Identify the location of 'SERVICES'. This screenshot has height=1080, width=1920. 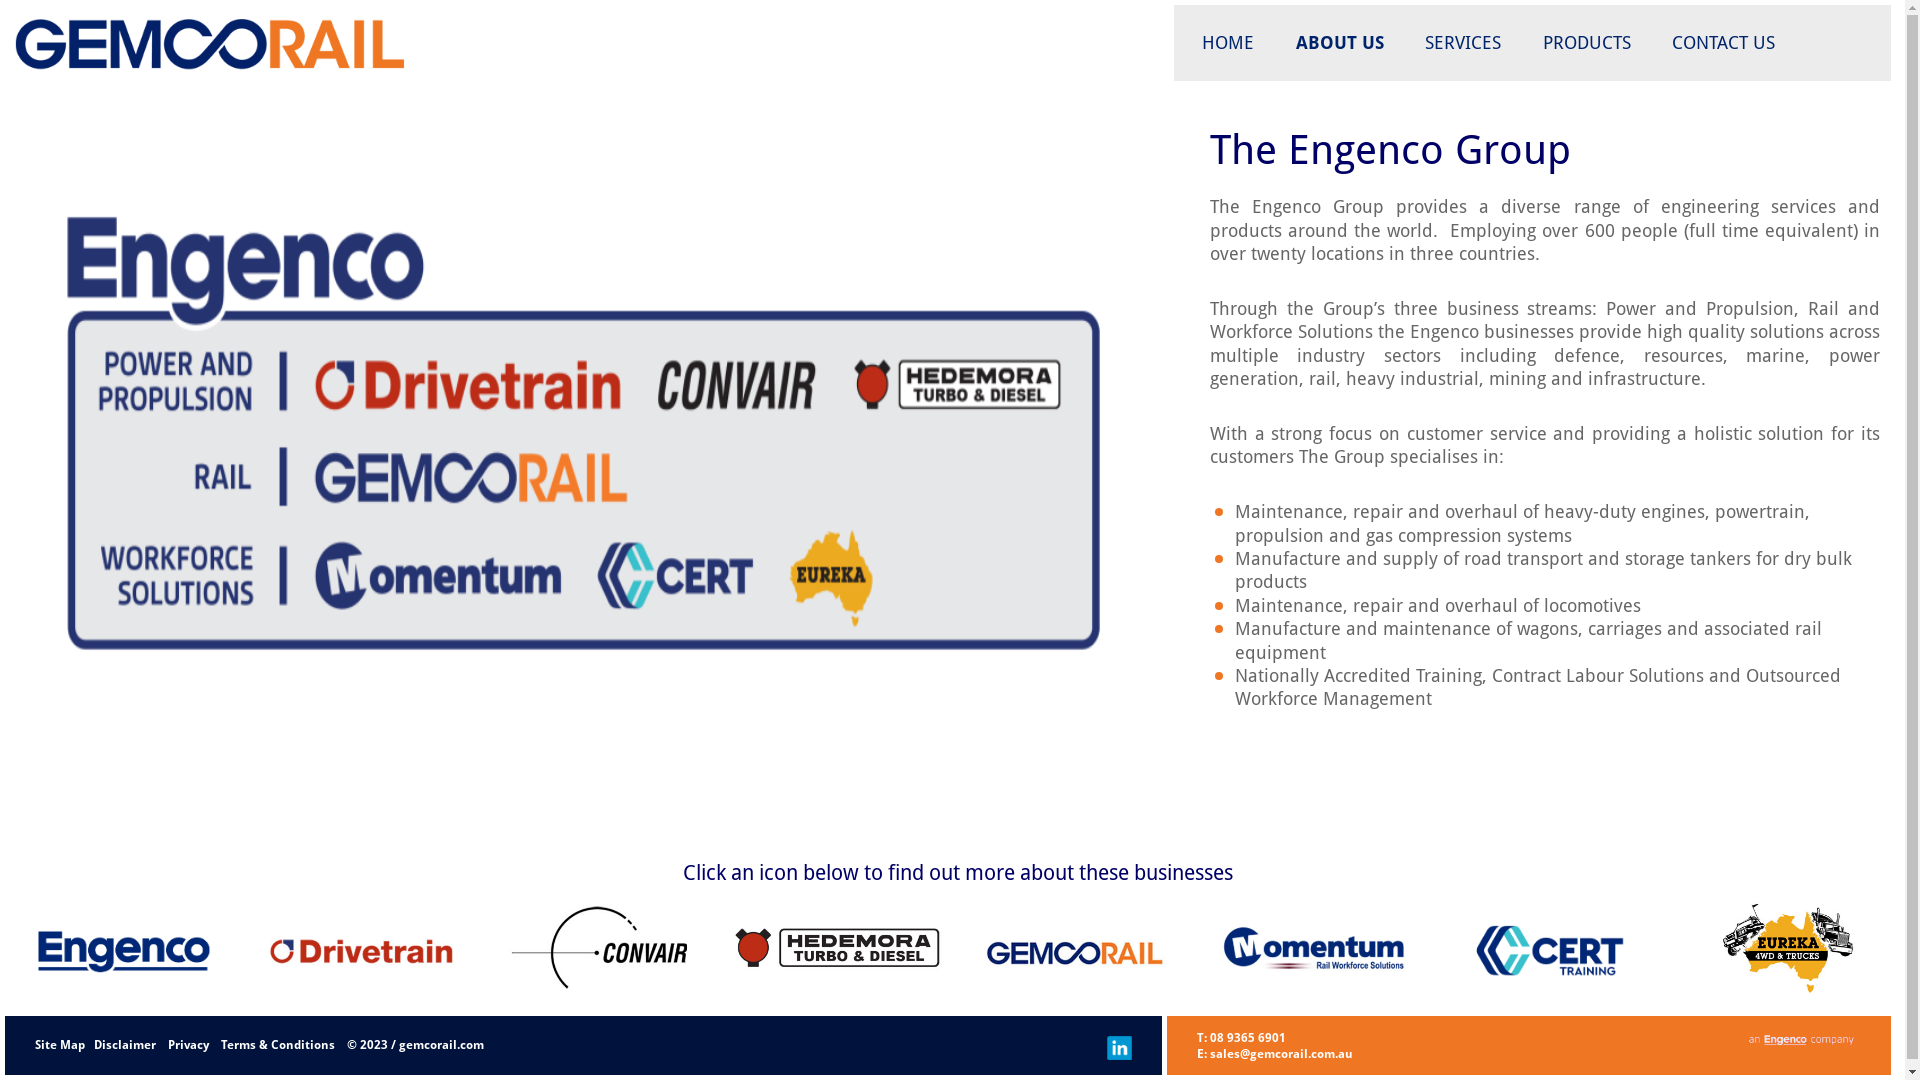
(1463, 42).